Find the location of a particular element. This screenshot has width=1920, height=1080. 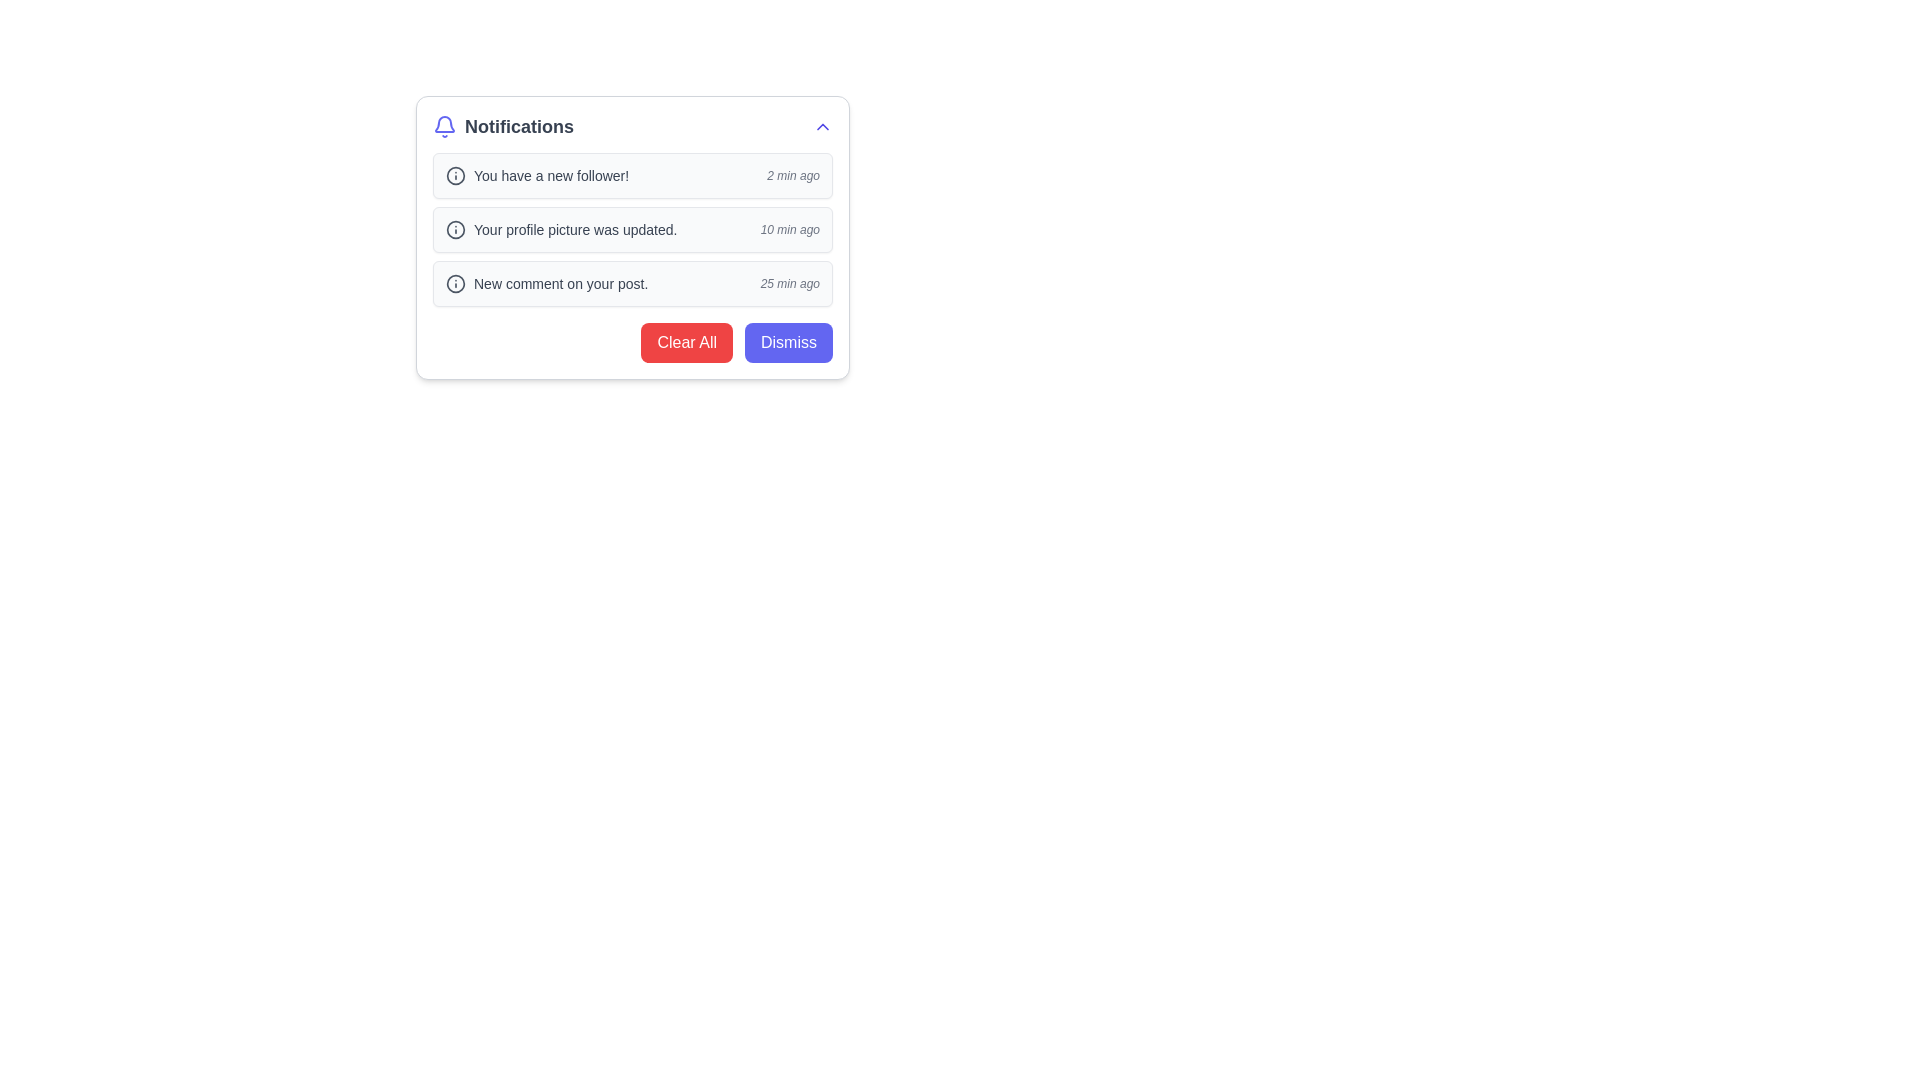

the Text label indicating notifications, located to the right of the notification bell icon in the notification dropdown panel is located at coordinates (519, 127).